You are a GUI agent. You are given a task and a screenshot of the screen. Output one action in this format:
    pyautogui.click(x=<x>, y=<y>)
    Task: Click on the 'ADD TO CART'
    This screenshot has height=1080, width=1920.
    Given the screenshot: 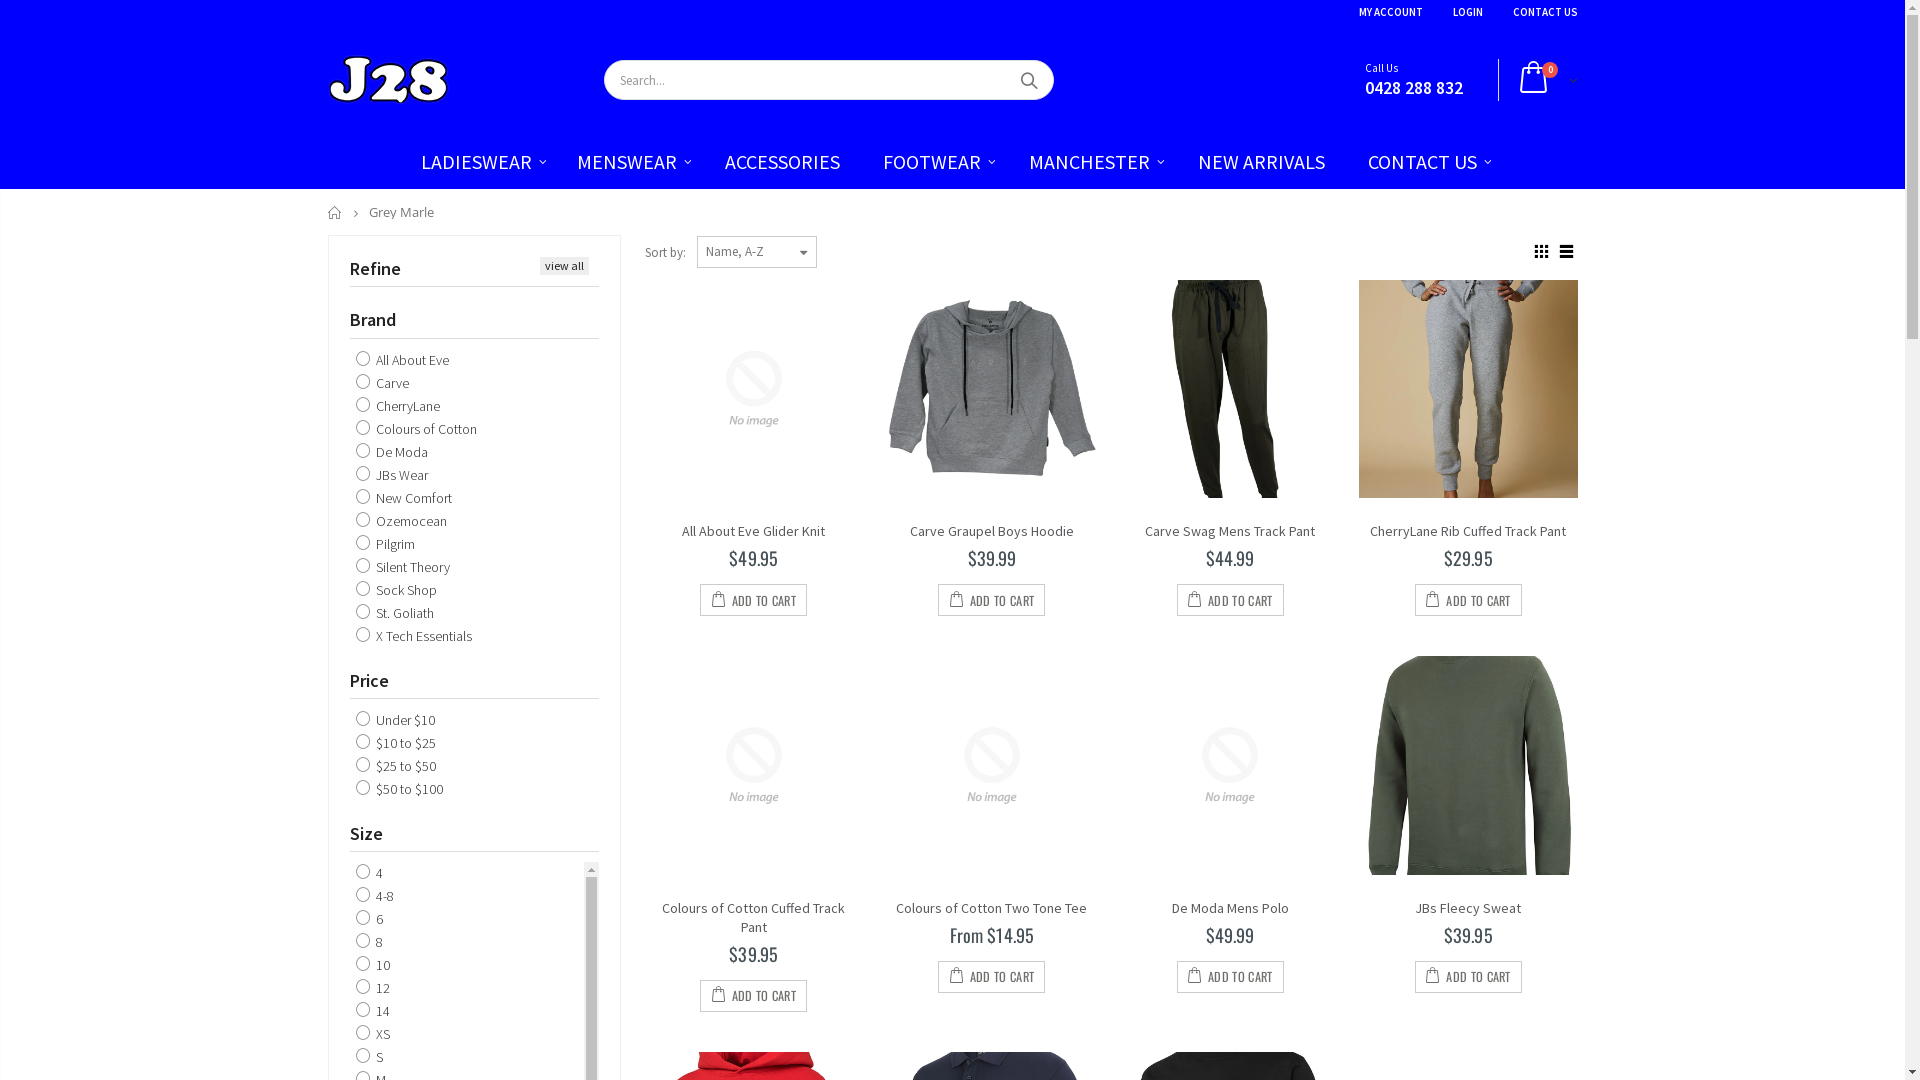 What is the action you would take?
    pyautogui.click(x=752, y=599)
    